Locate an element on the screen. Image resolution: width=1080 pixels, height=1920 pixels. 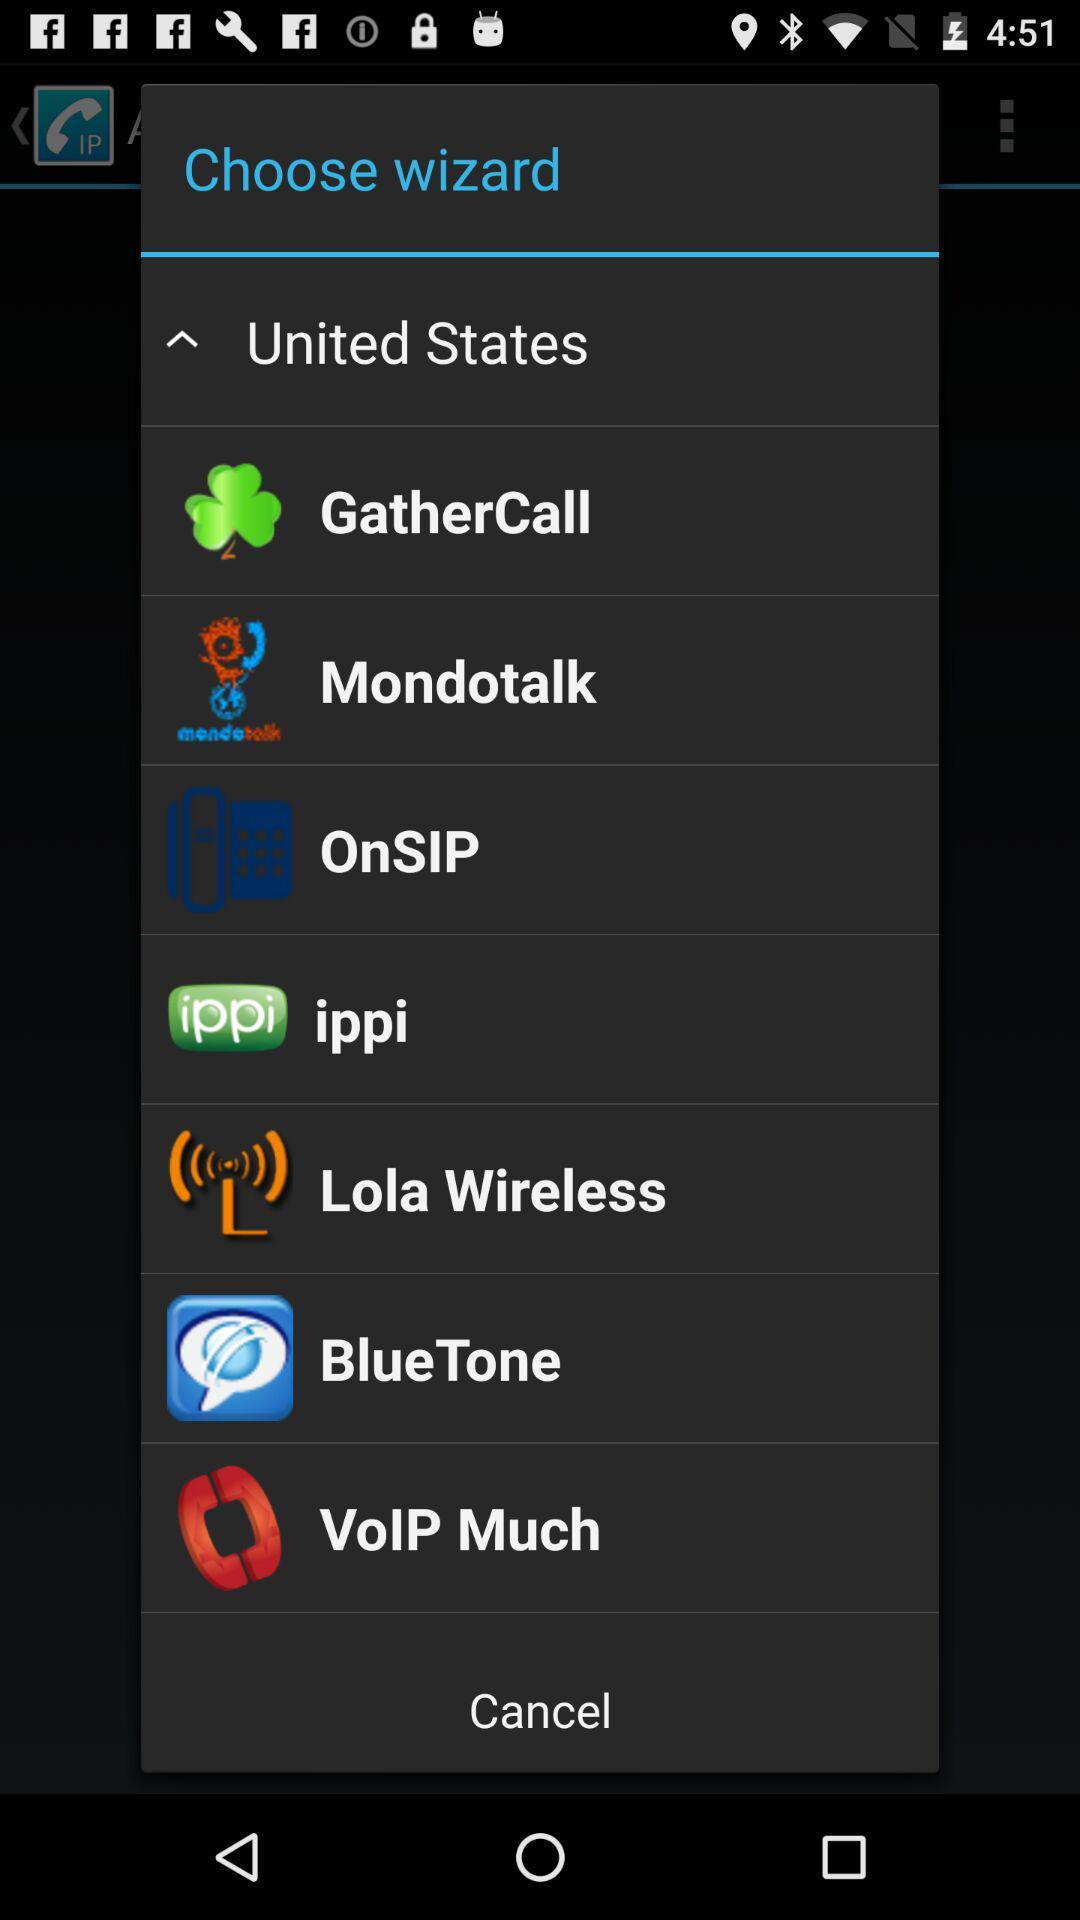
cancel icon is located at coordinates (540, 1708).